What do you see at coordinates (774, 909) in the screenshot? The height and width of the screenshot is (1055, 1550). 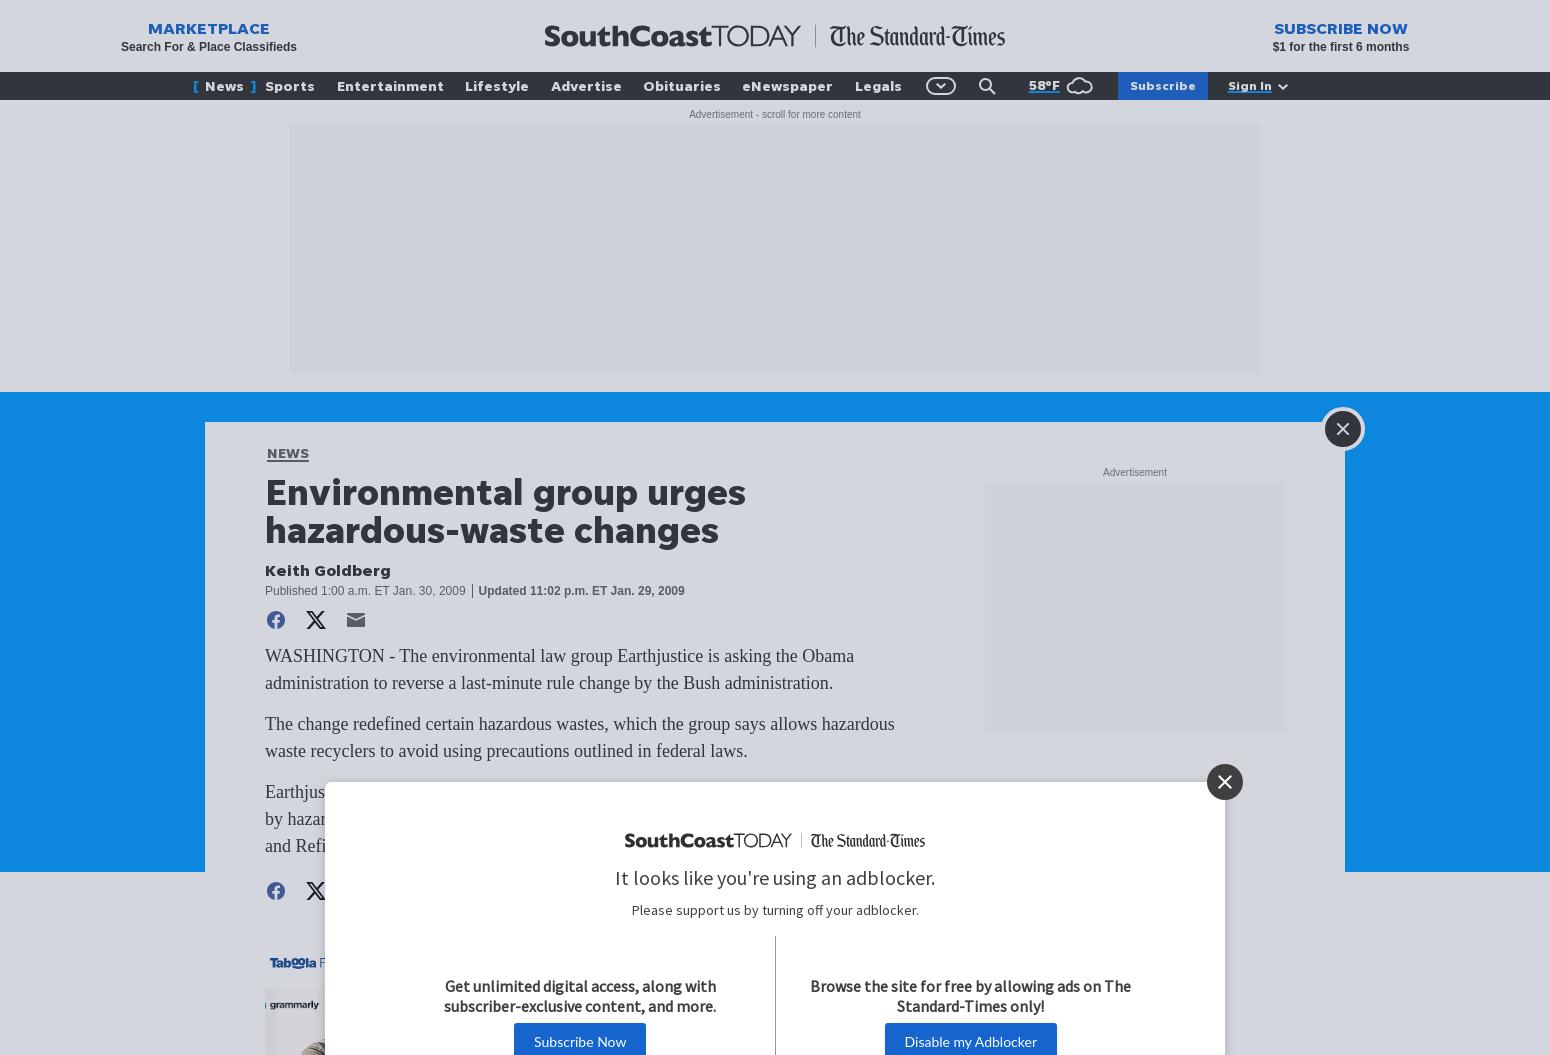 I see `'Please support us by turning off your adblocker.'` at bounding box center [774, 909].